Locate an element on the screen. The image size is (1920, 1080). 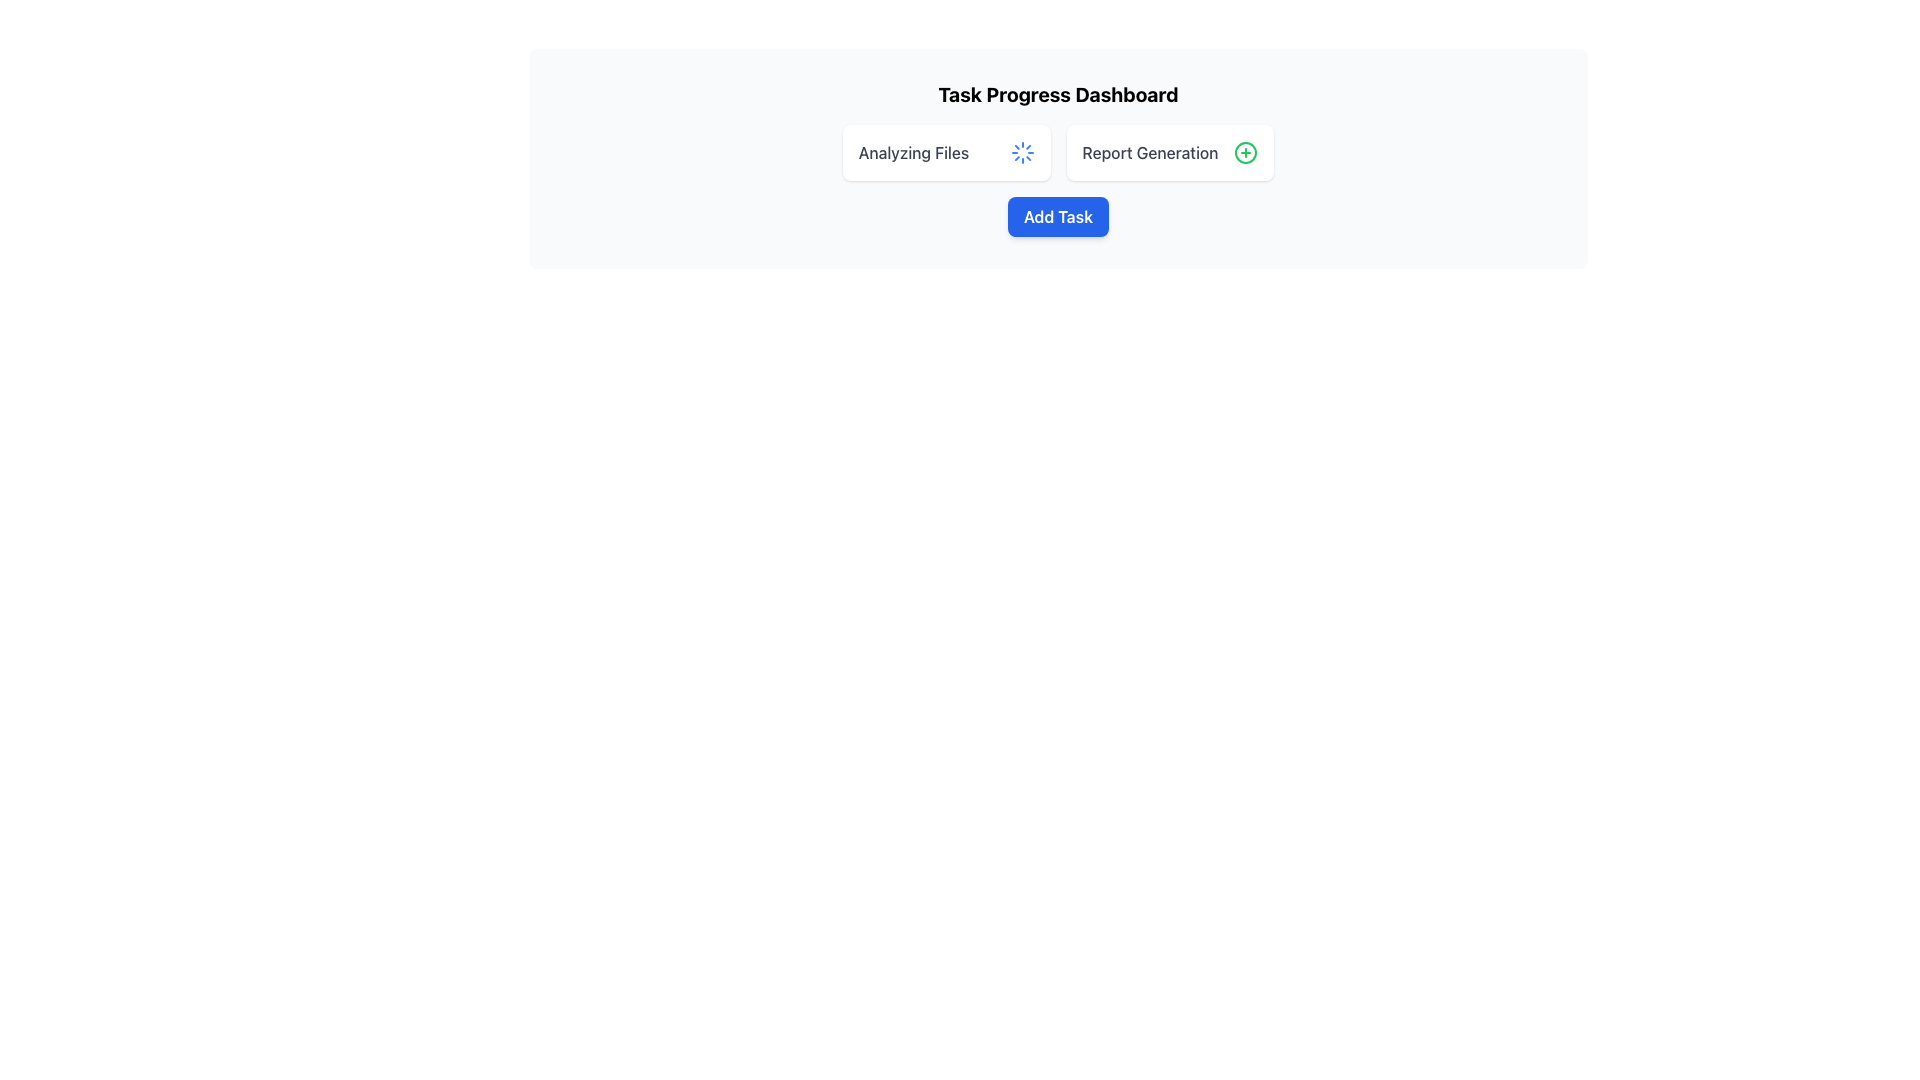
the actionable button (icon type) located on the far right of the 'Report Generation' section is located at coordinates (1245, 152).